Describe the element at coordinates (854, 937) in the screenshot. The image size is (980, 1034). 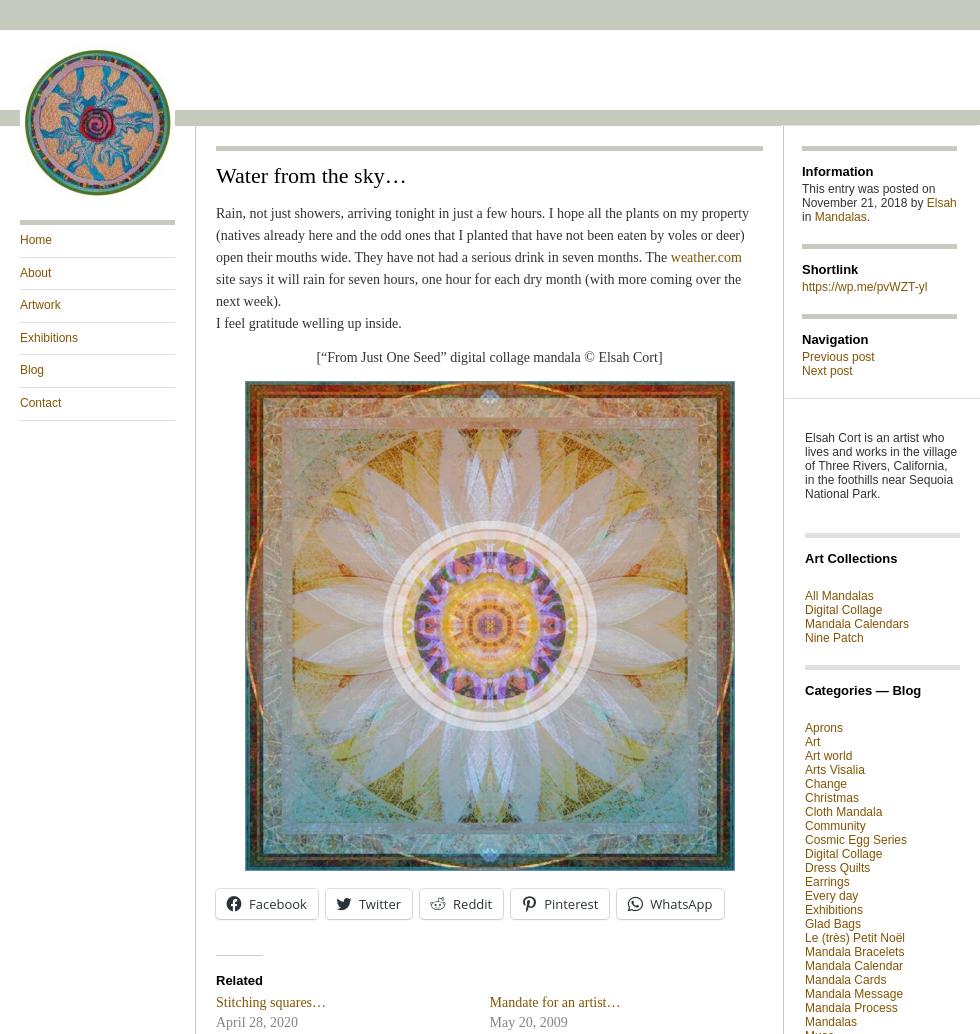
I see `'Le (très) Petit Noël'` at that location.